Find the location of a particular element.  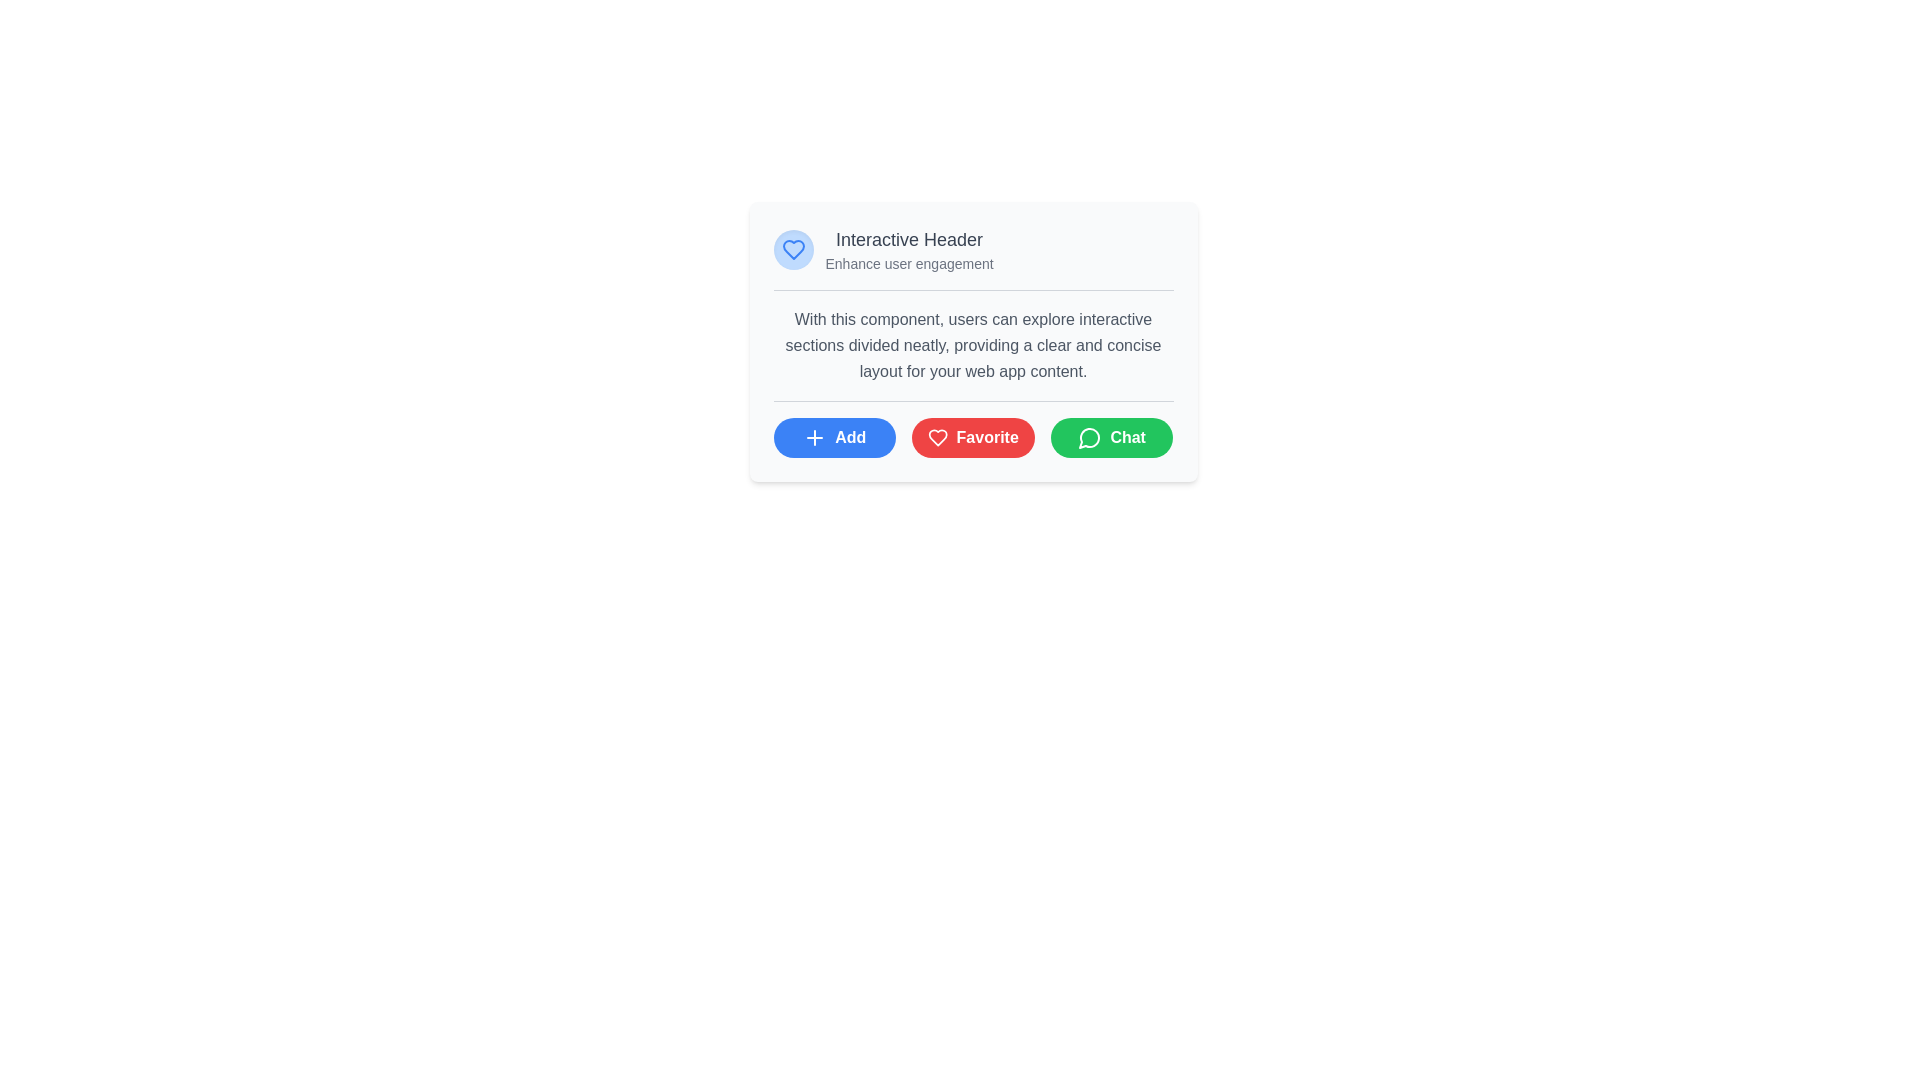

explanatory text block located below the horizontal separator and above the action buttons in the card with a white background and rounded edges is located at coordinates (973, 345).